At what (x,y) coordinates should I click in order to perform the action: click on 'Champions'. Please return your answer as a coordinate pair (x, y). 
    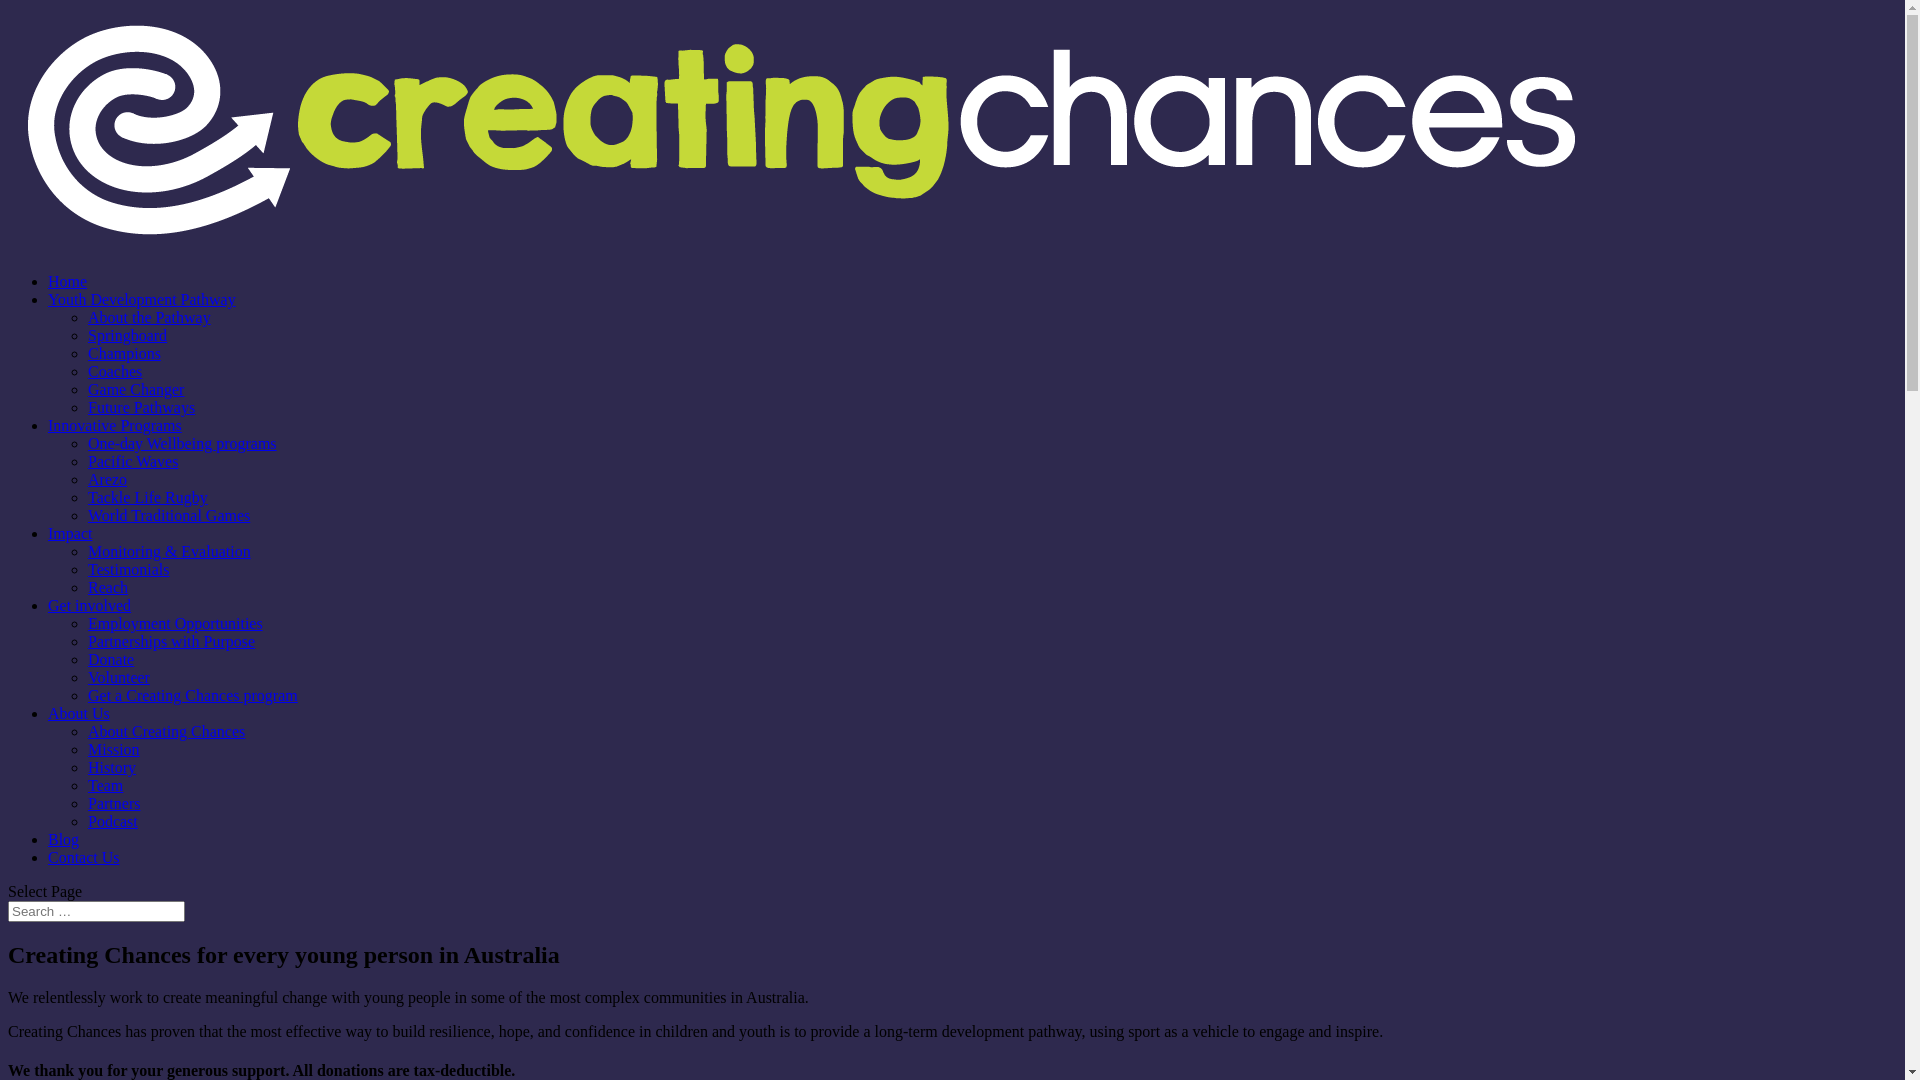
    Looking at the image, I should click on (123, 352).